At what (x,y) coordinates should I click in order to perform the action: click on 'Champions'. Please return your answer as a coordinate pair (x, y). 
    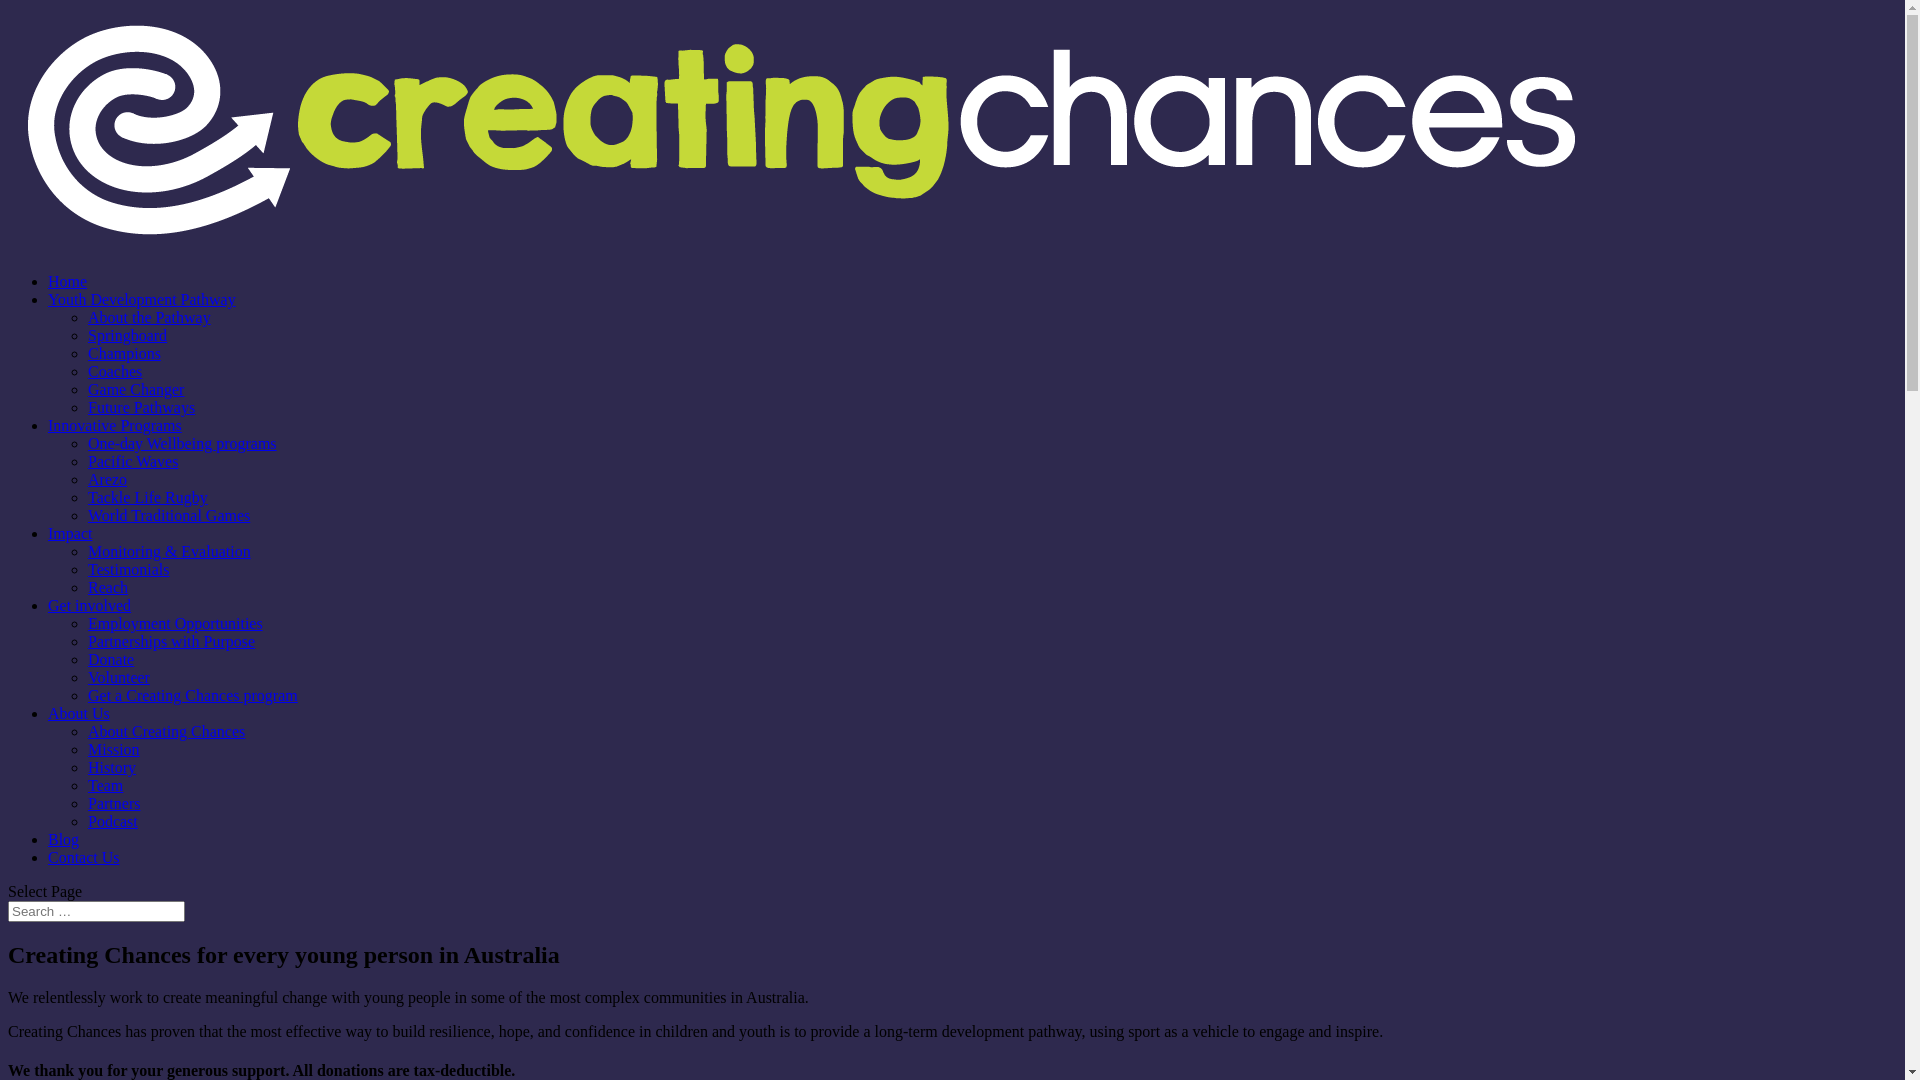
    Looking at the image, I should click on (123, 352).